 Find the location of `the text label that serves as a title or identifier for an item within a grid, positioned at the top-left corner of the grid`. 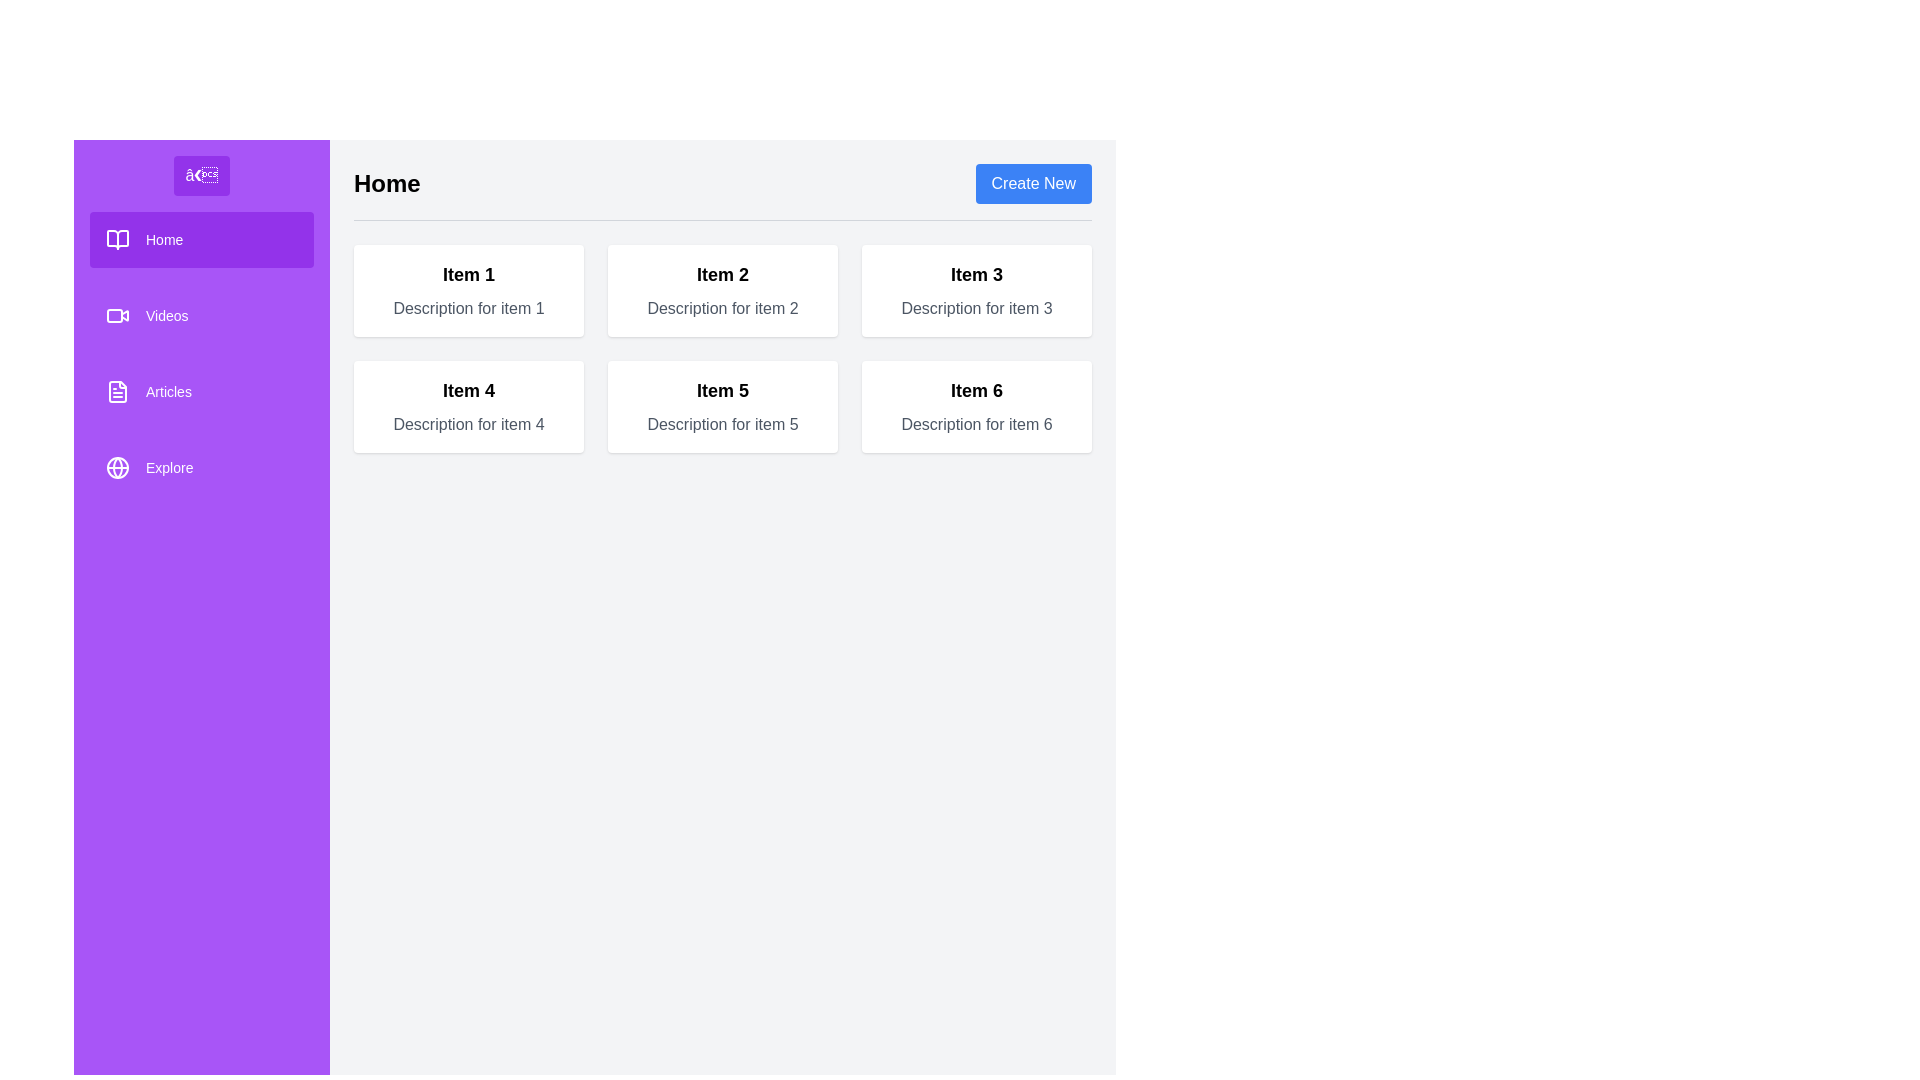

the text label that serves as a title or identifier for an item within a grid, positioned at the top-left corner of the grid is located at coordinates (468, 274).